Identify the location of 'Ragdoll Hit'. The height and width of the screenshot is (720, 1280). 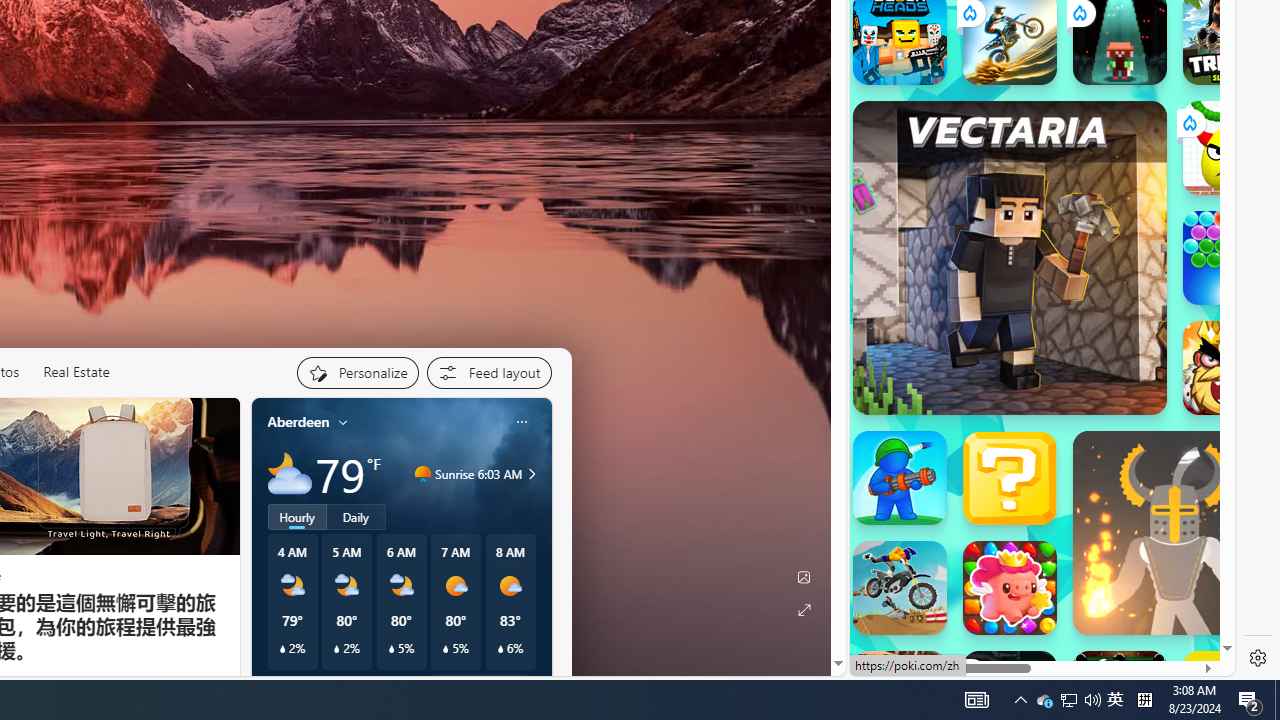
(1175, 532).